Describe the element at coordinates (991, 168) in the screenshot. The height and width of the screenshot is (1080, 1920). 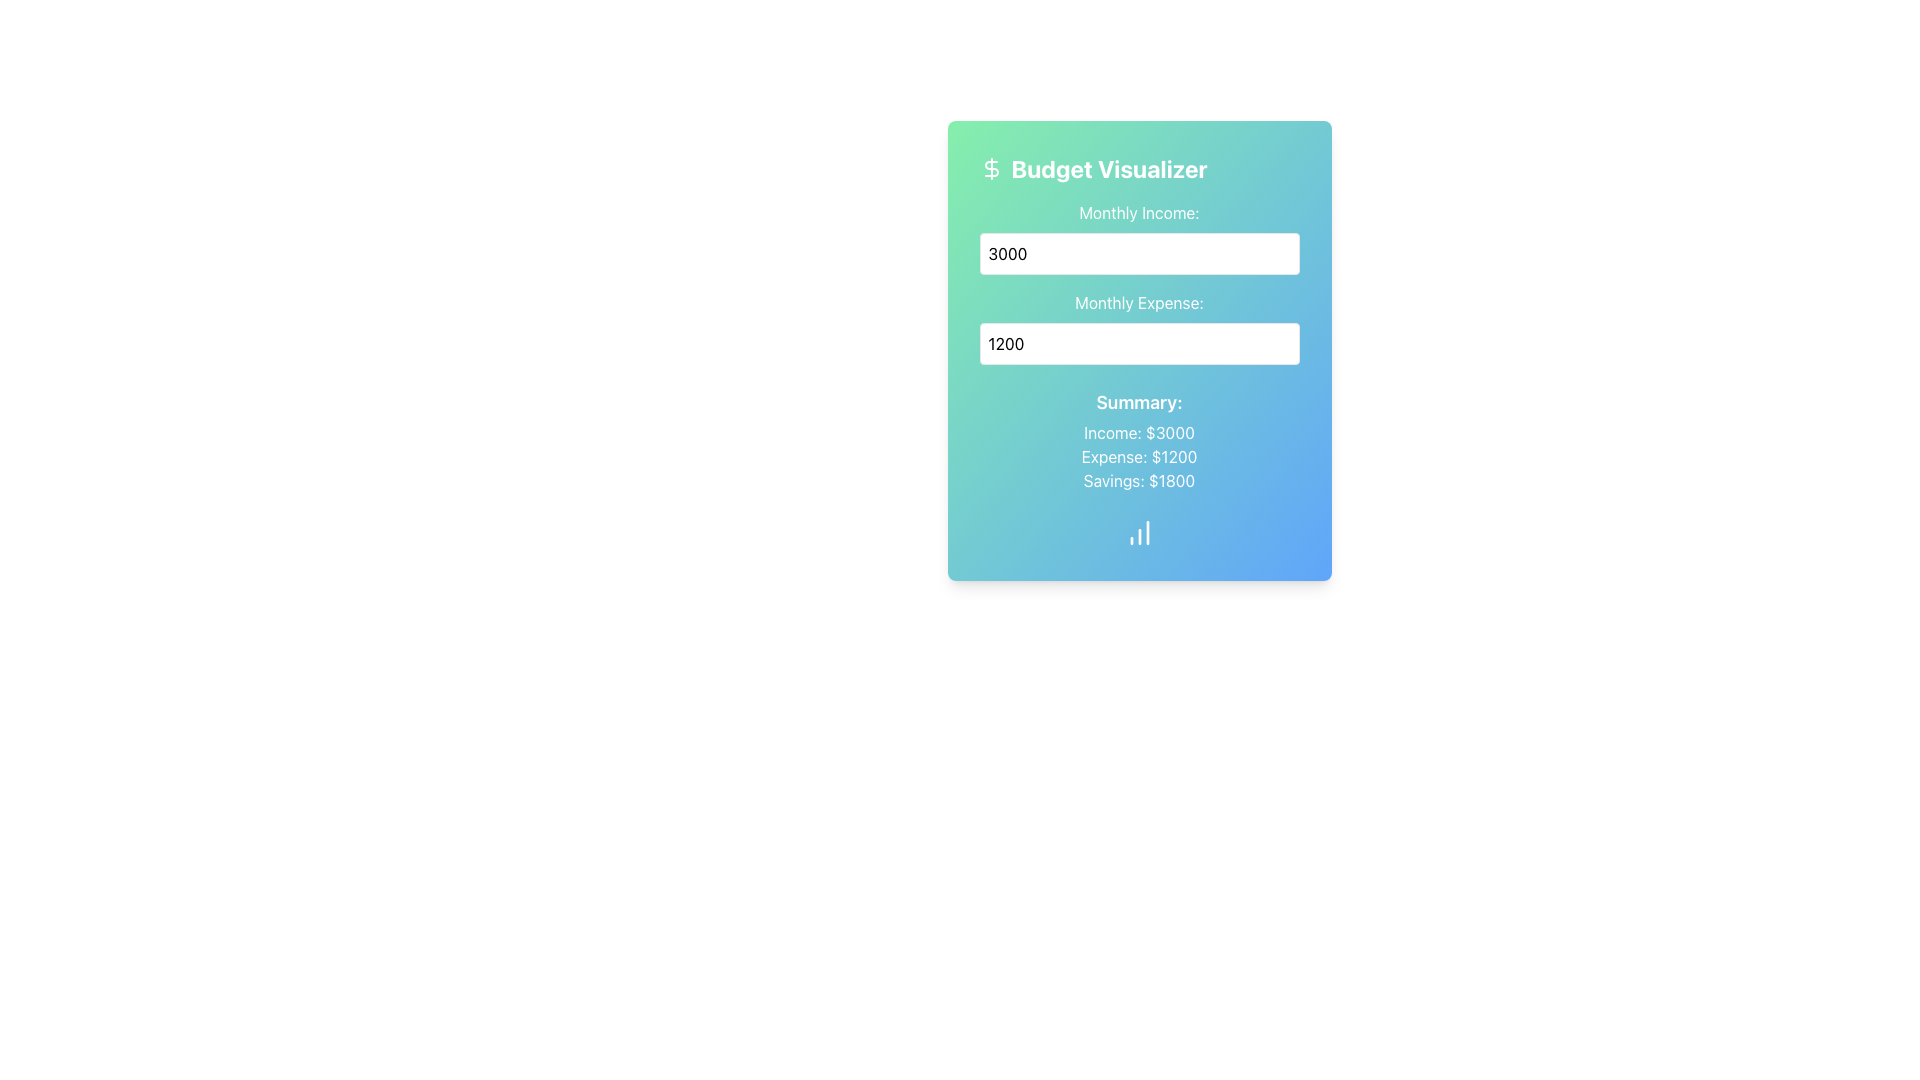
I see `the dollar sign icon with a green background located to the left of the 'Budget Visualizer' heading` at that location.